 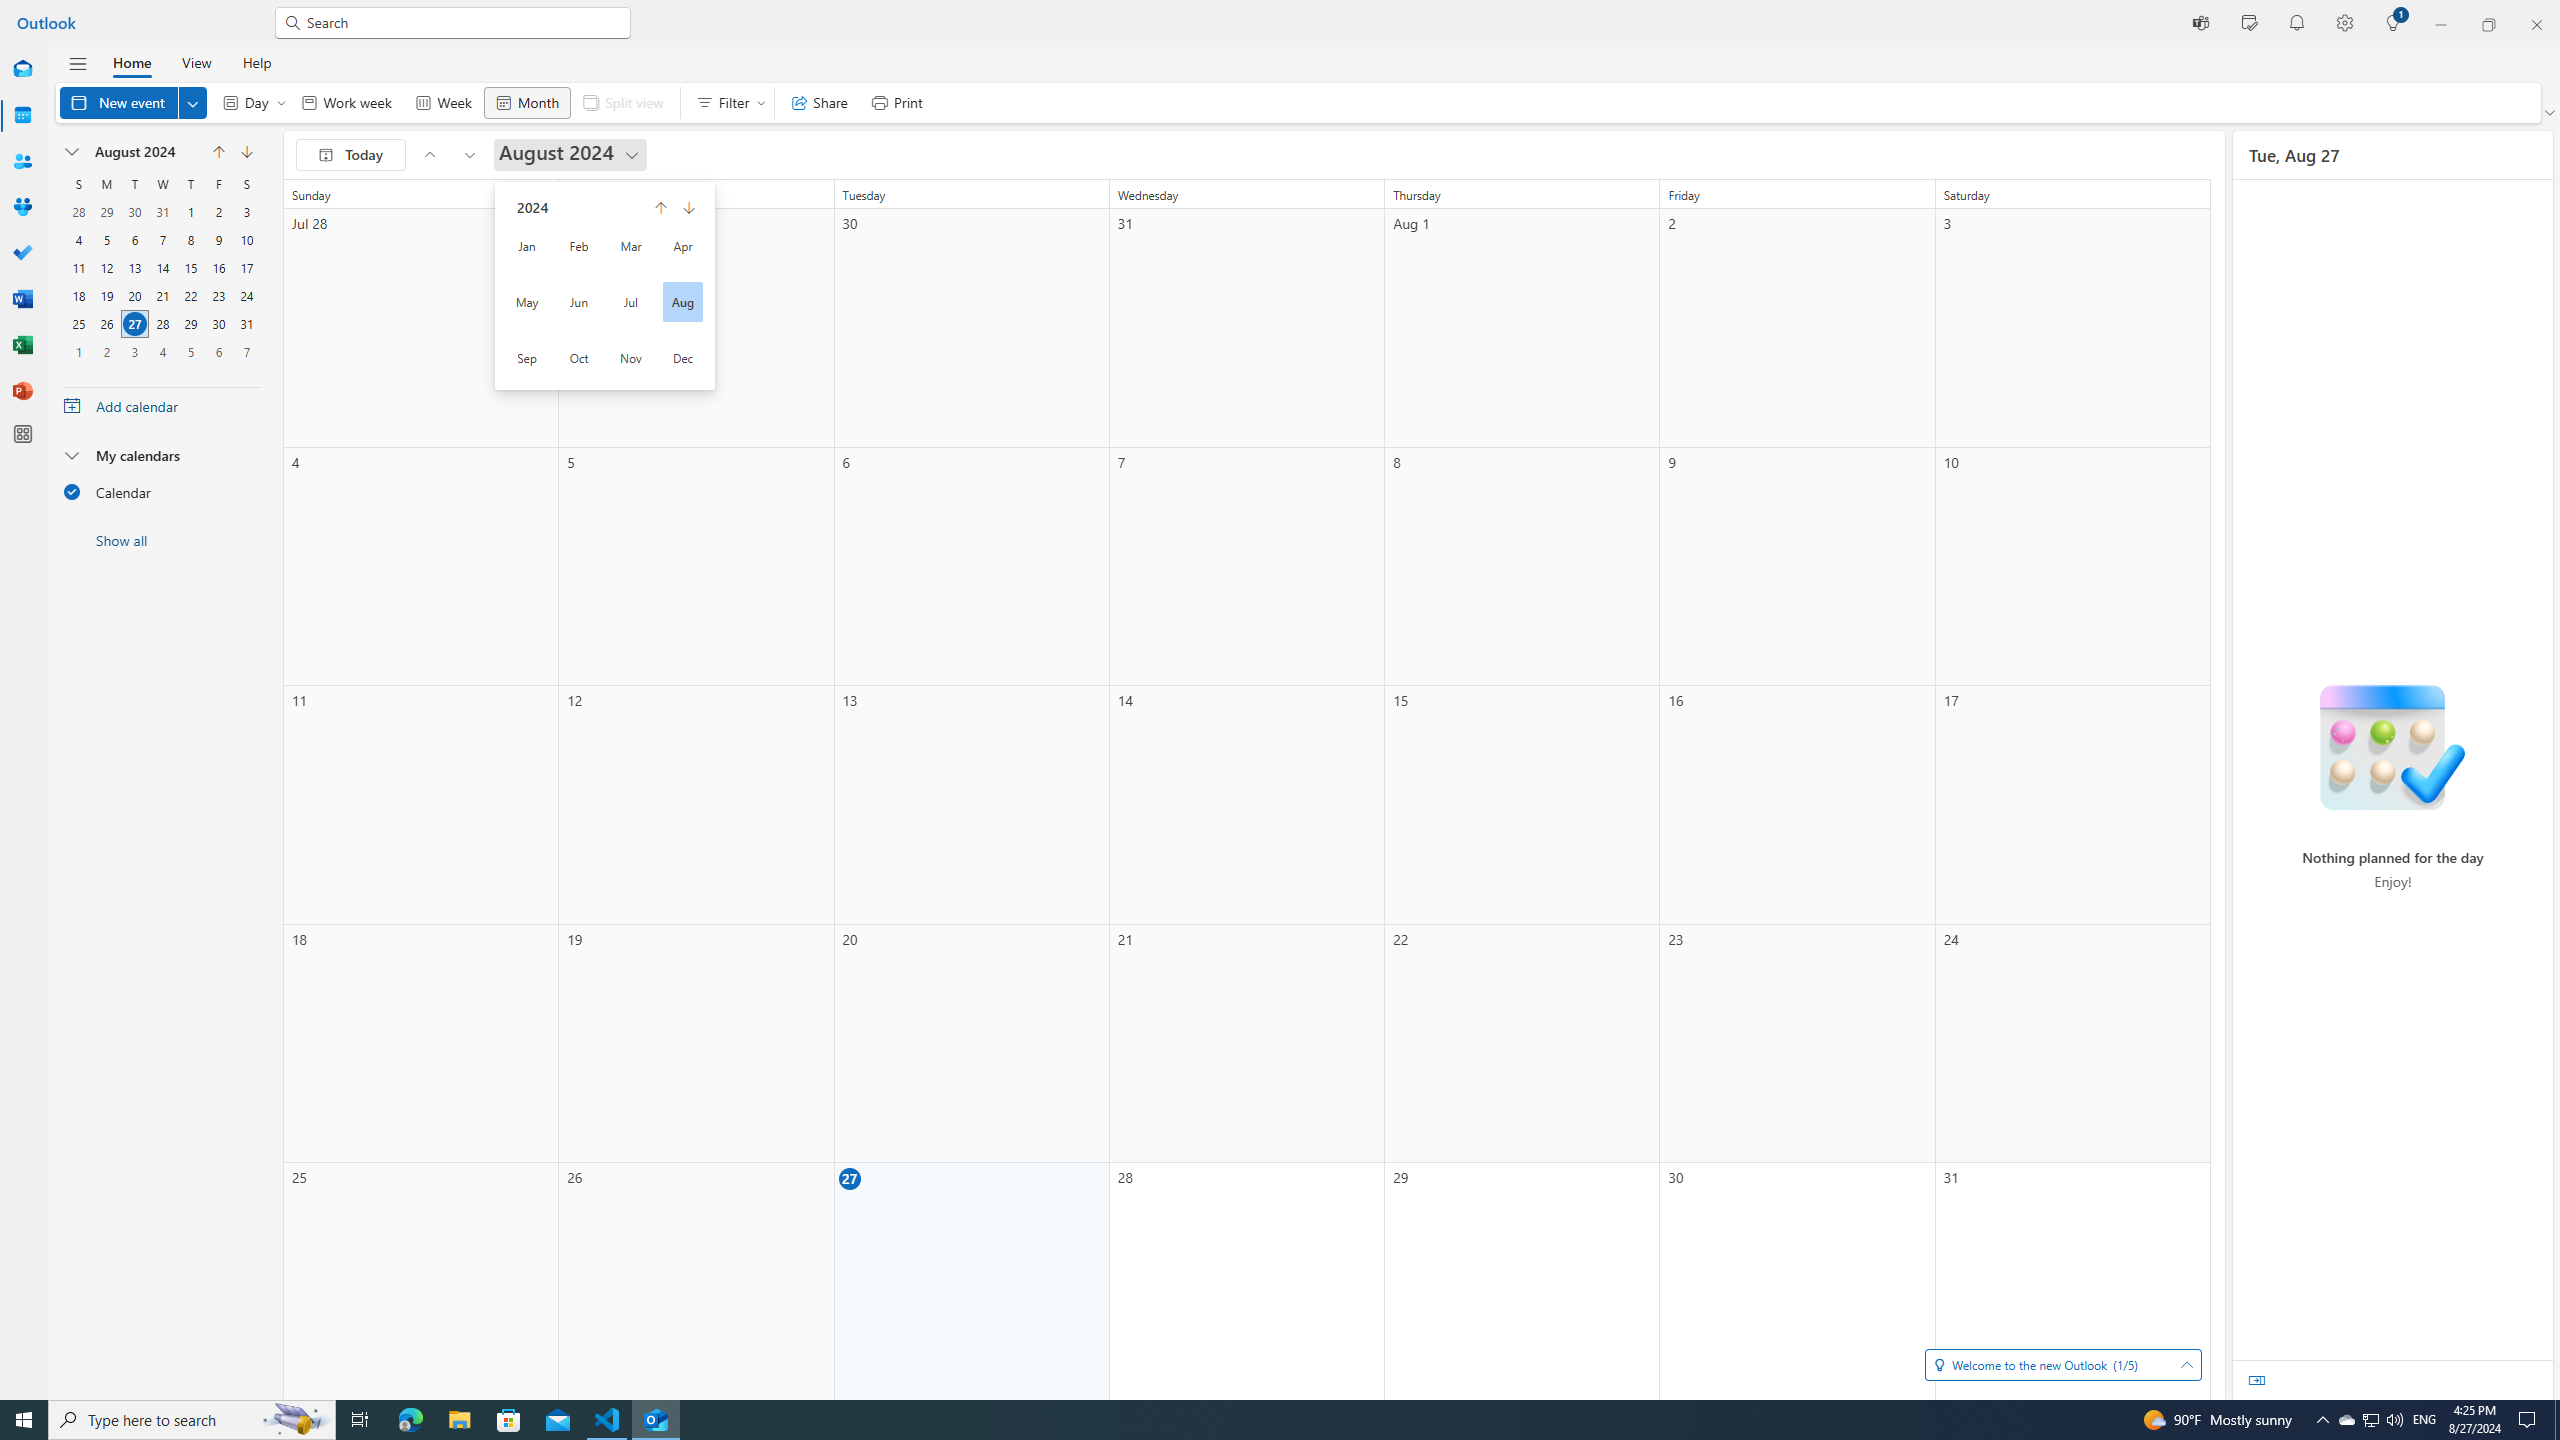 I want to click on '3, August, 2024', so click(x=246, y=211).